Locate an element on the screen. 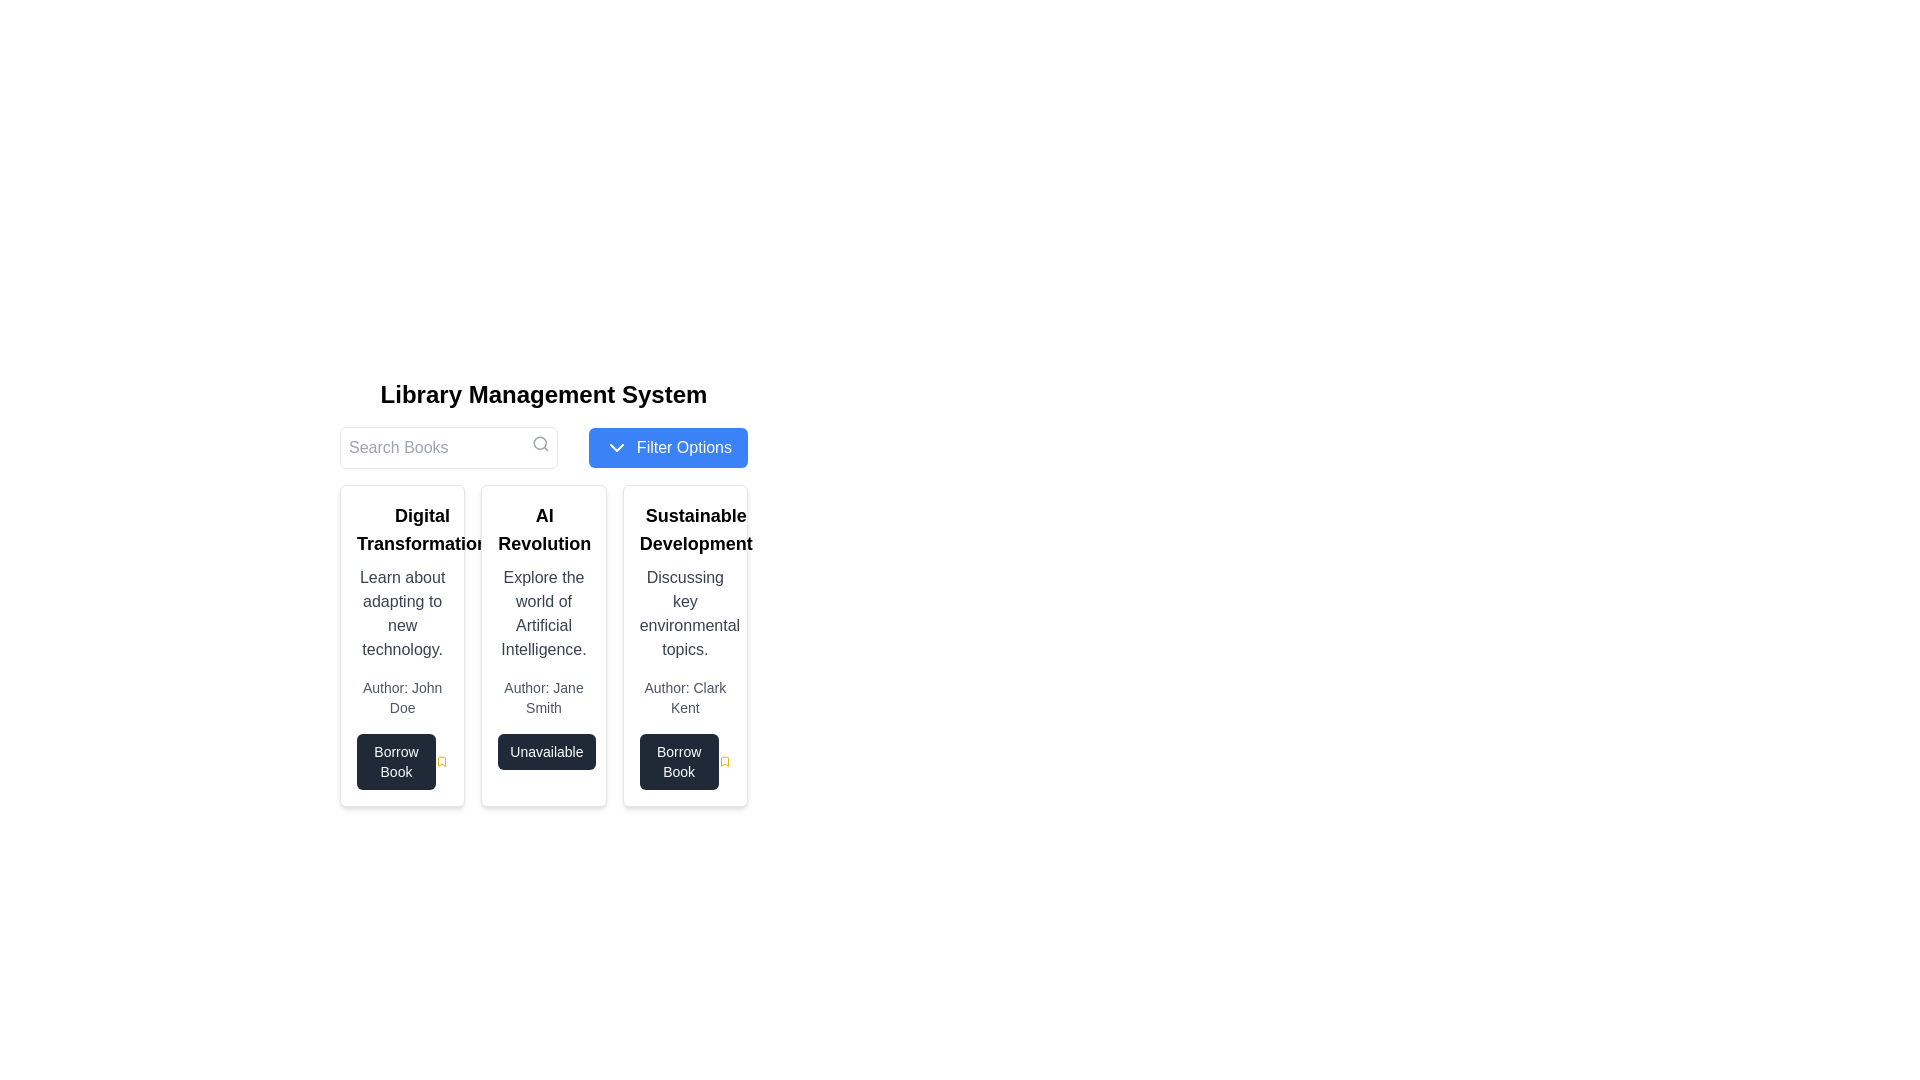  the small bookmark icon with a yellow outline located at the bottom-right corner of the book card titled 'Sustainable Development' to interact is located at coordinates (723, 762).